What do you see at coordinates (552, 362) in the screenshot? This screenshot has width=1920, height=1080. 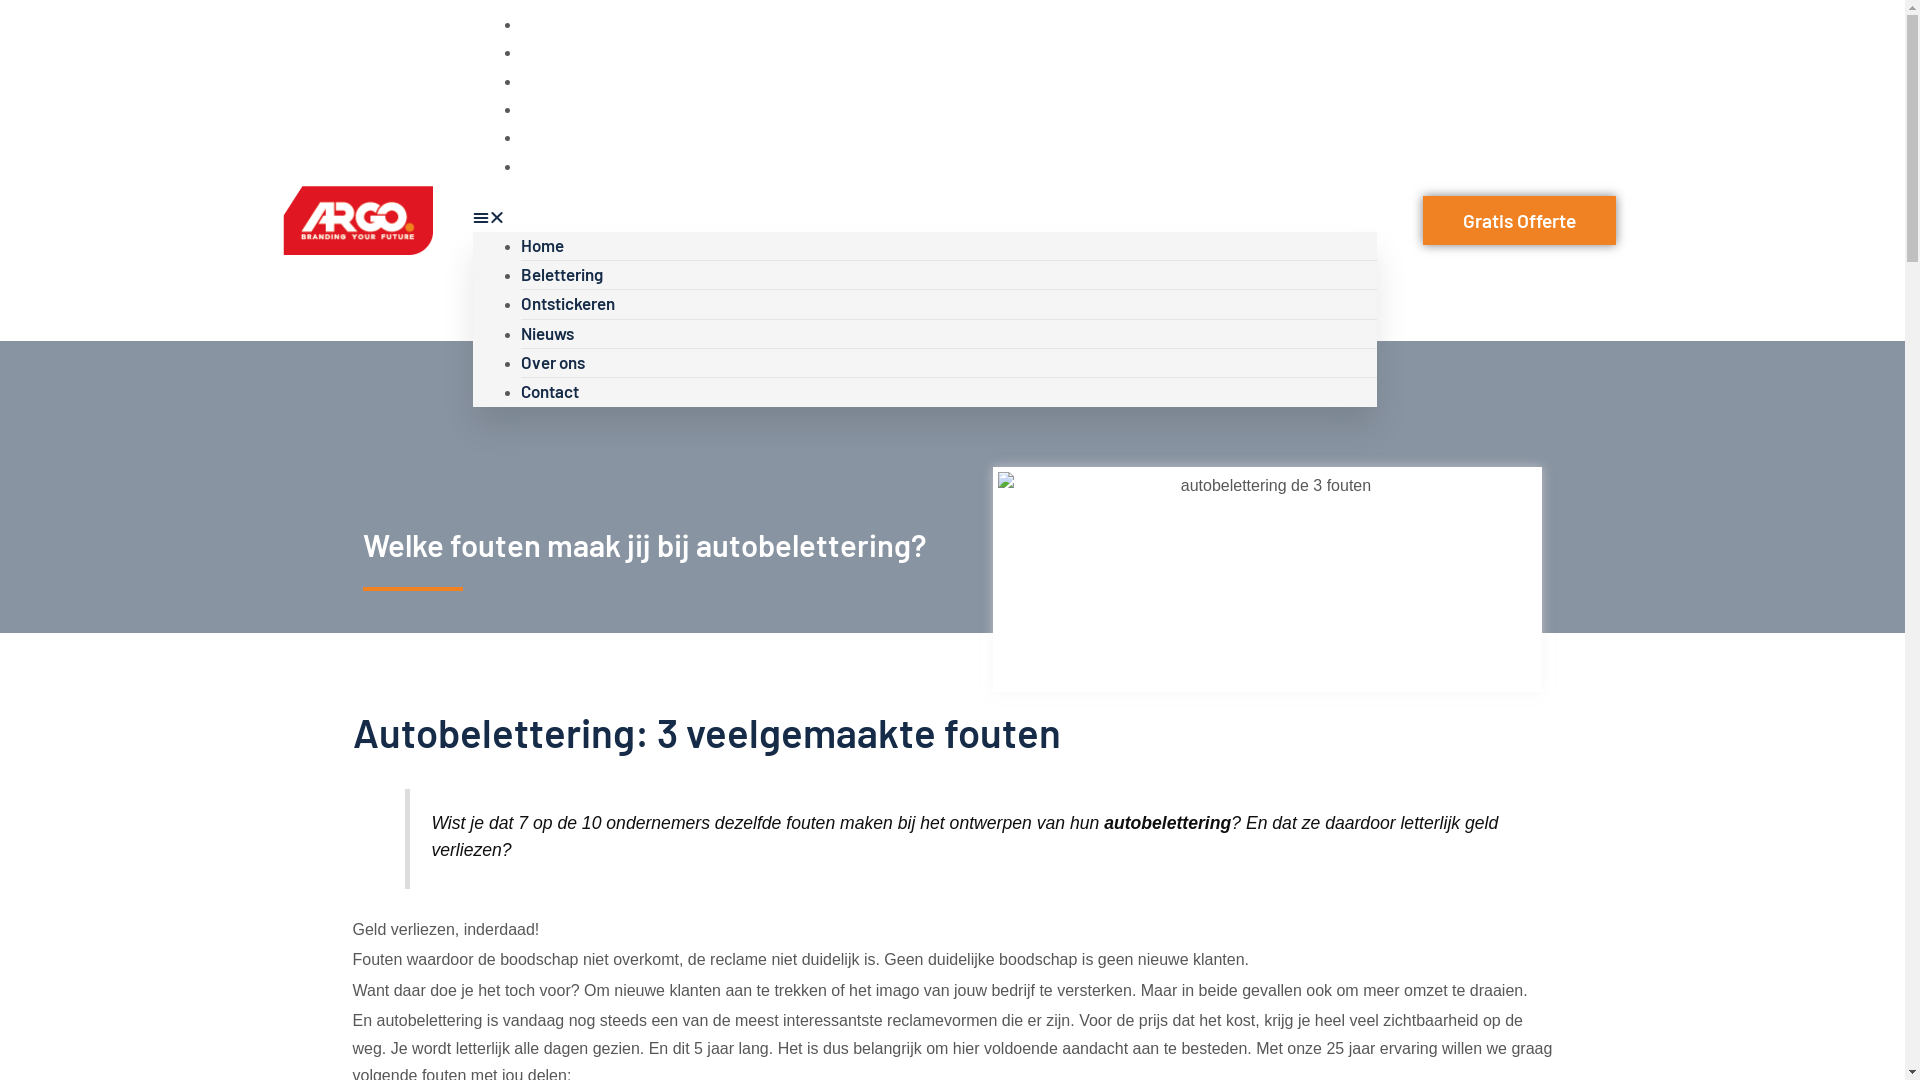 I see `'Over ons'` at bounding box center [552, 362].